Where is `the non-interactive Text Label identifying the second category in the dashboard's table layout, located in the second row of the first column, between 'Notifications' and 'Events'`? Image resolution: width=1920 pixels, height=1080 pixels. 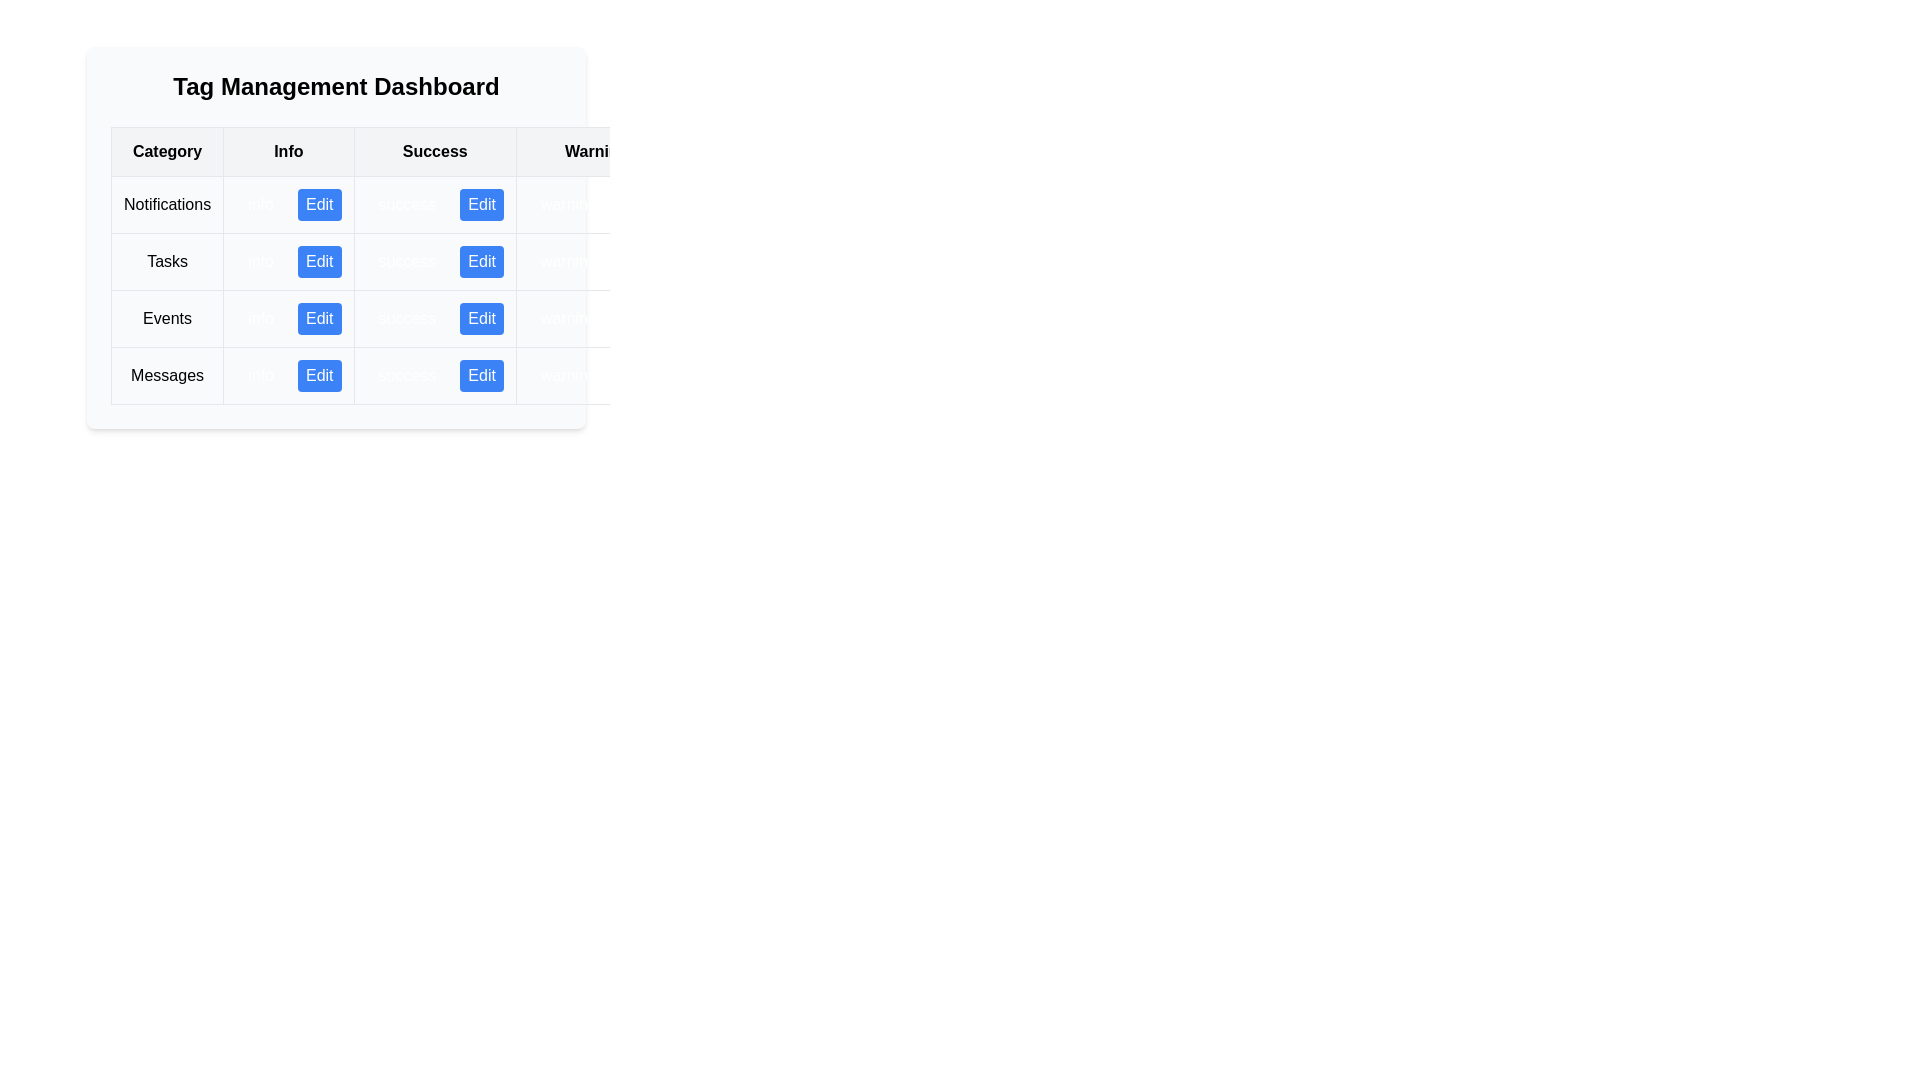 the non-interactive Text Label identifying the second category in the dashboard's table layout, located in the second row of the first column, between 'Notifications' and 'Events' is located at coordinates (167, 261).